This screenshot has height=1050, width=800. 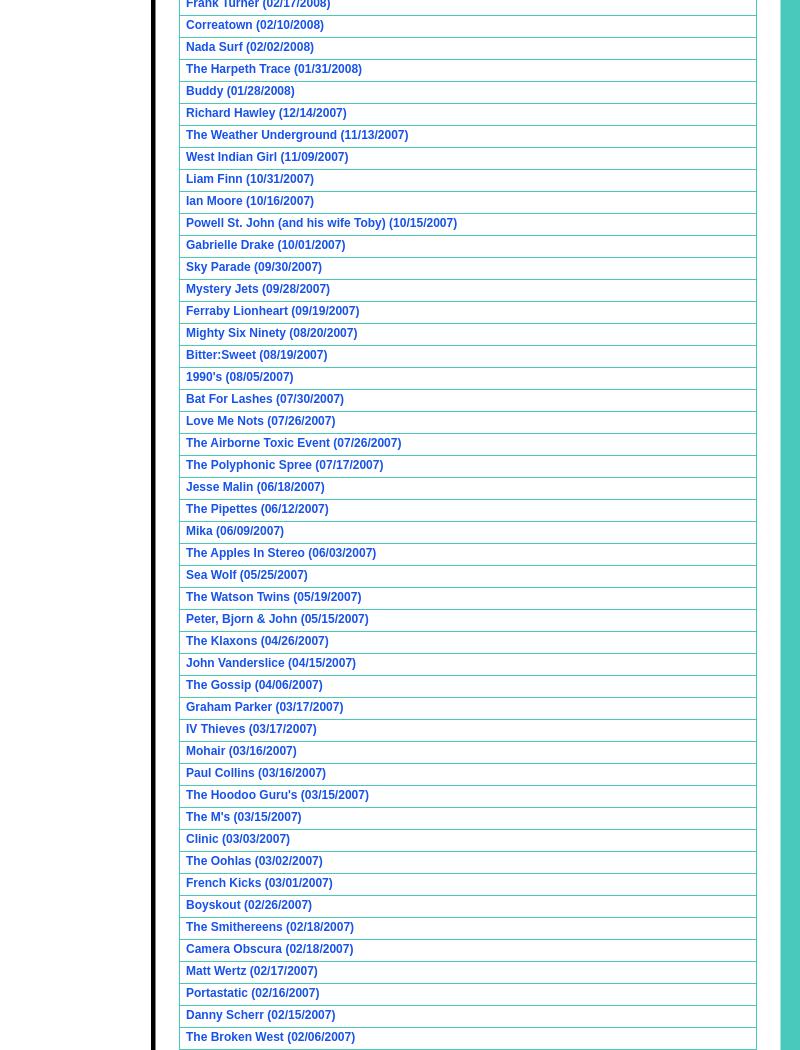 What do you see at coordinates (240, 750) in the screenshot?
I see `'Mohair (03/16/2007)'` at bounding box center [240, 750].